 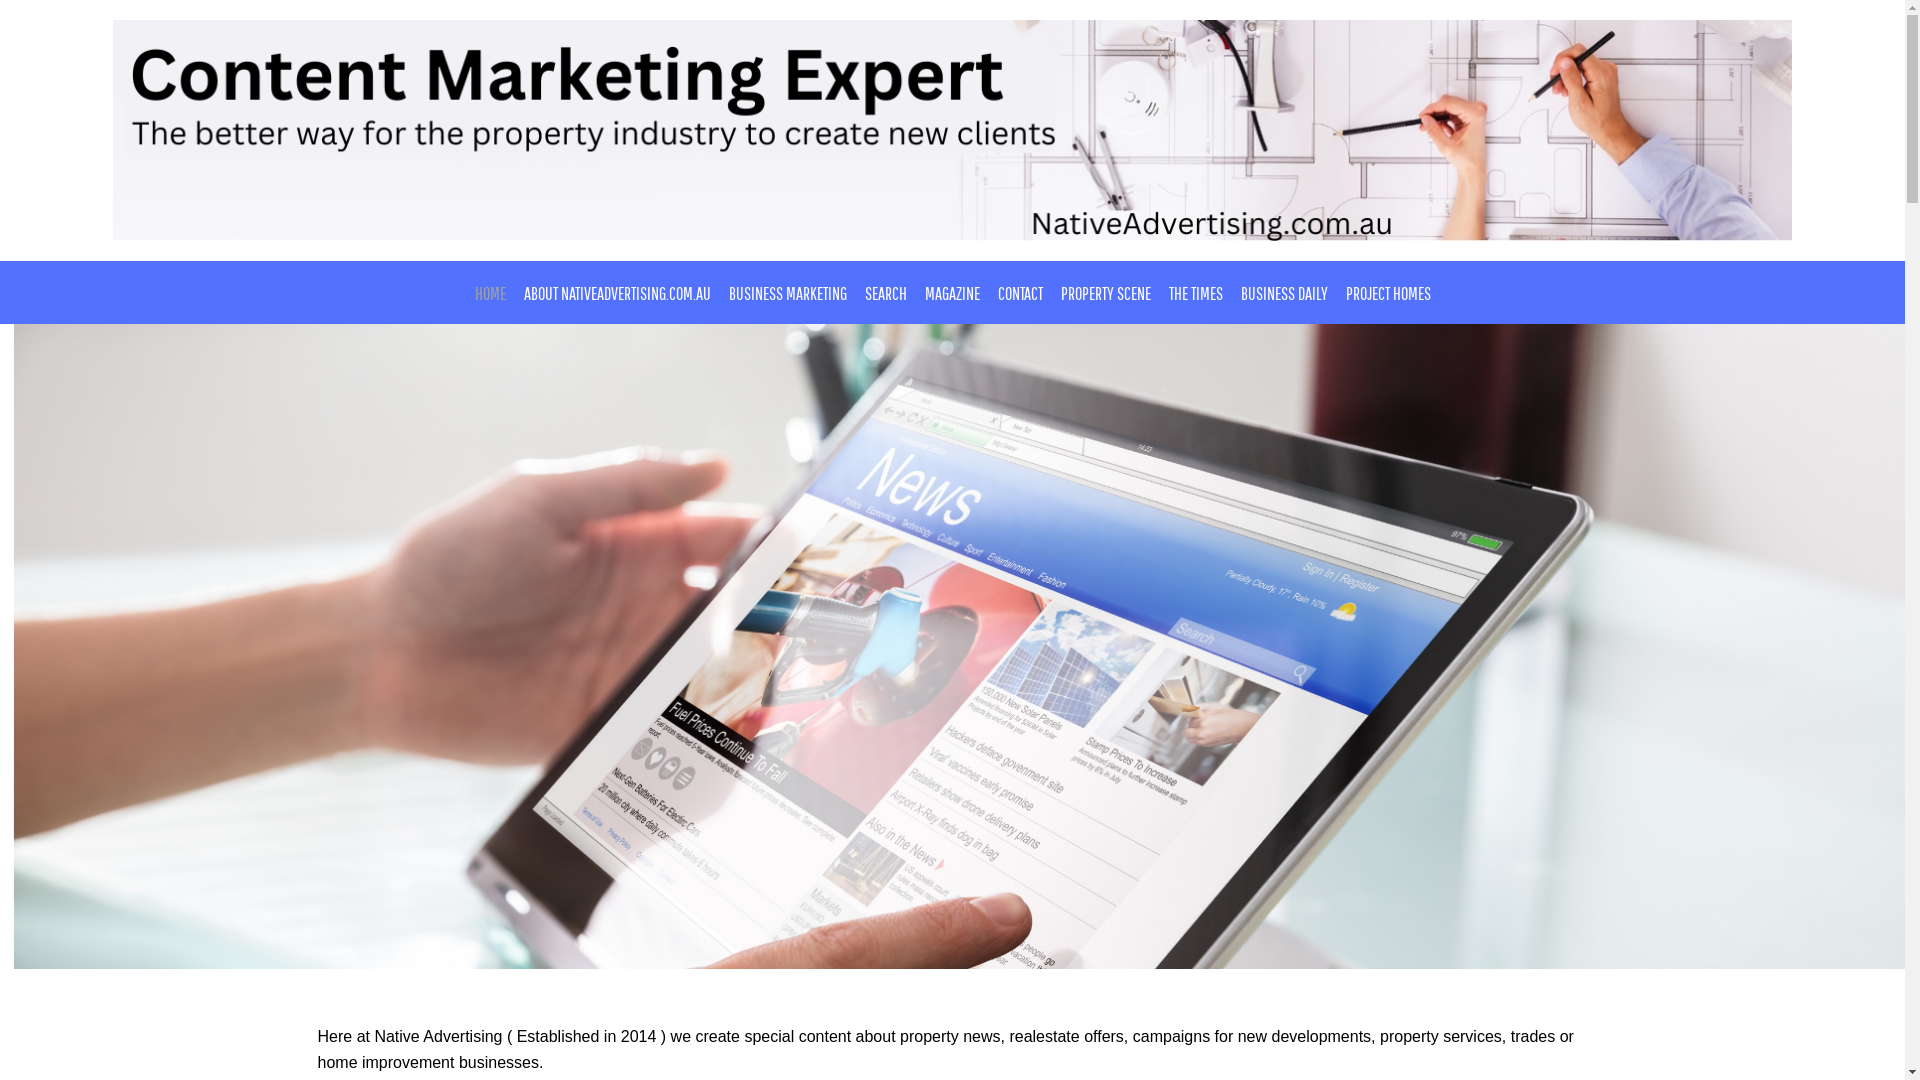 What do you see at coordinates (1195, 293) in the screenshot?
I see `'THE TIMES'` at bounding box center [1195, 293].